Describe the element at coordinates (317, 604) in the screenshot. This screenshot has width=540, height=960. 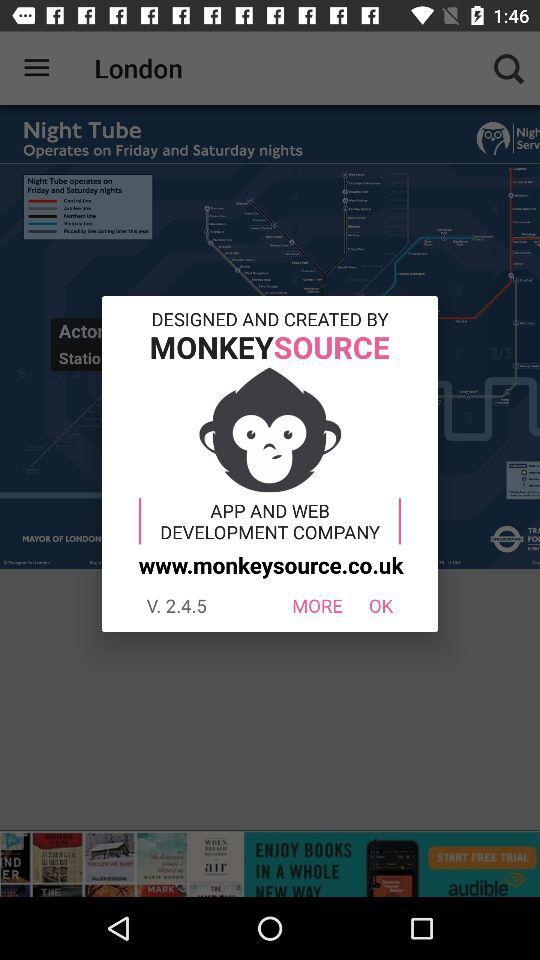
I see `the item to the left of ok icon` at that location.